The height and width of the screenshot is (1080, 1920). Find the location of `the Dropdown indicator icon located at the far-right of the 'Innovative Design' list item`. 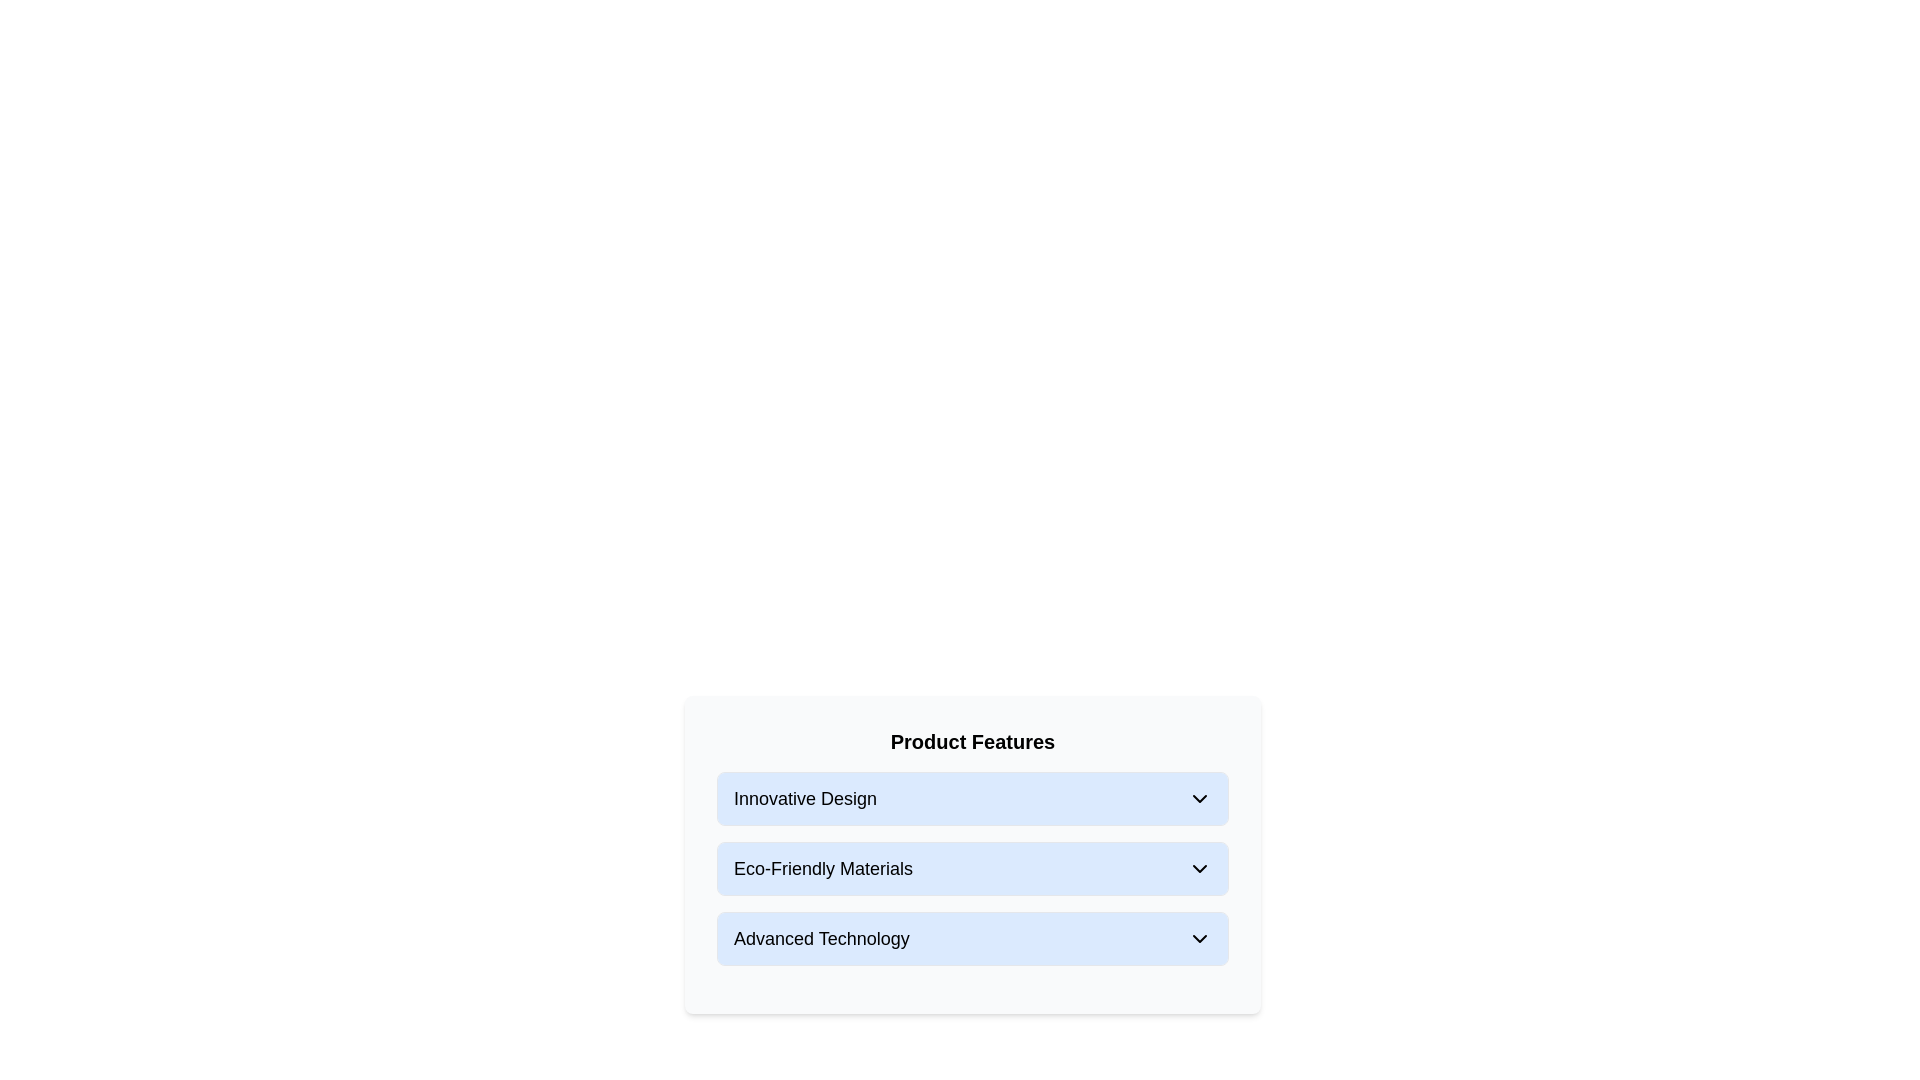

the Dropdown indicator icon located at the far-right of the 'Innovative Design' list item is located at coordinates (1200, 797).